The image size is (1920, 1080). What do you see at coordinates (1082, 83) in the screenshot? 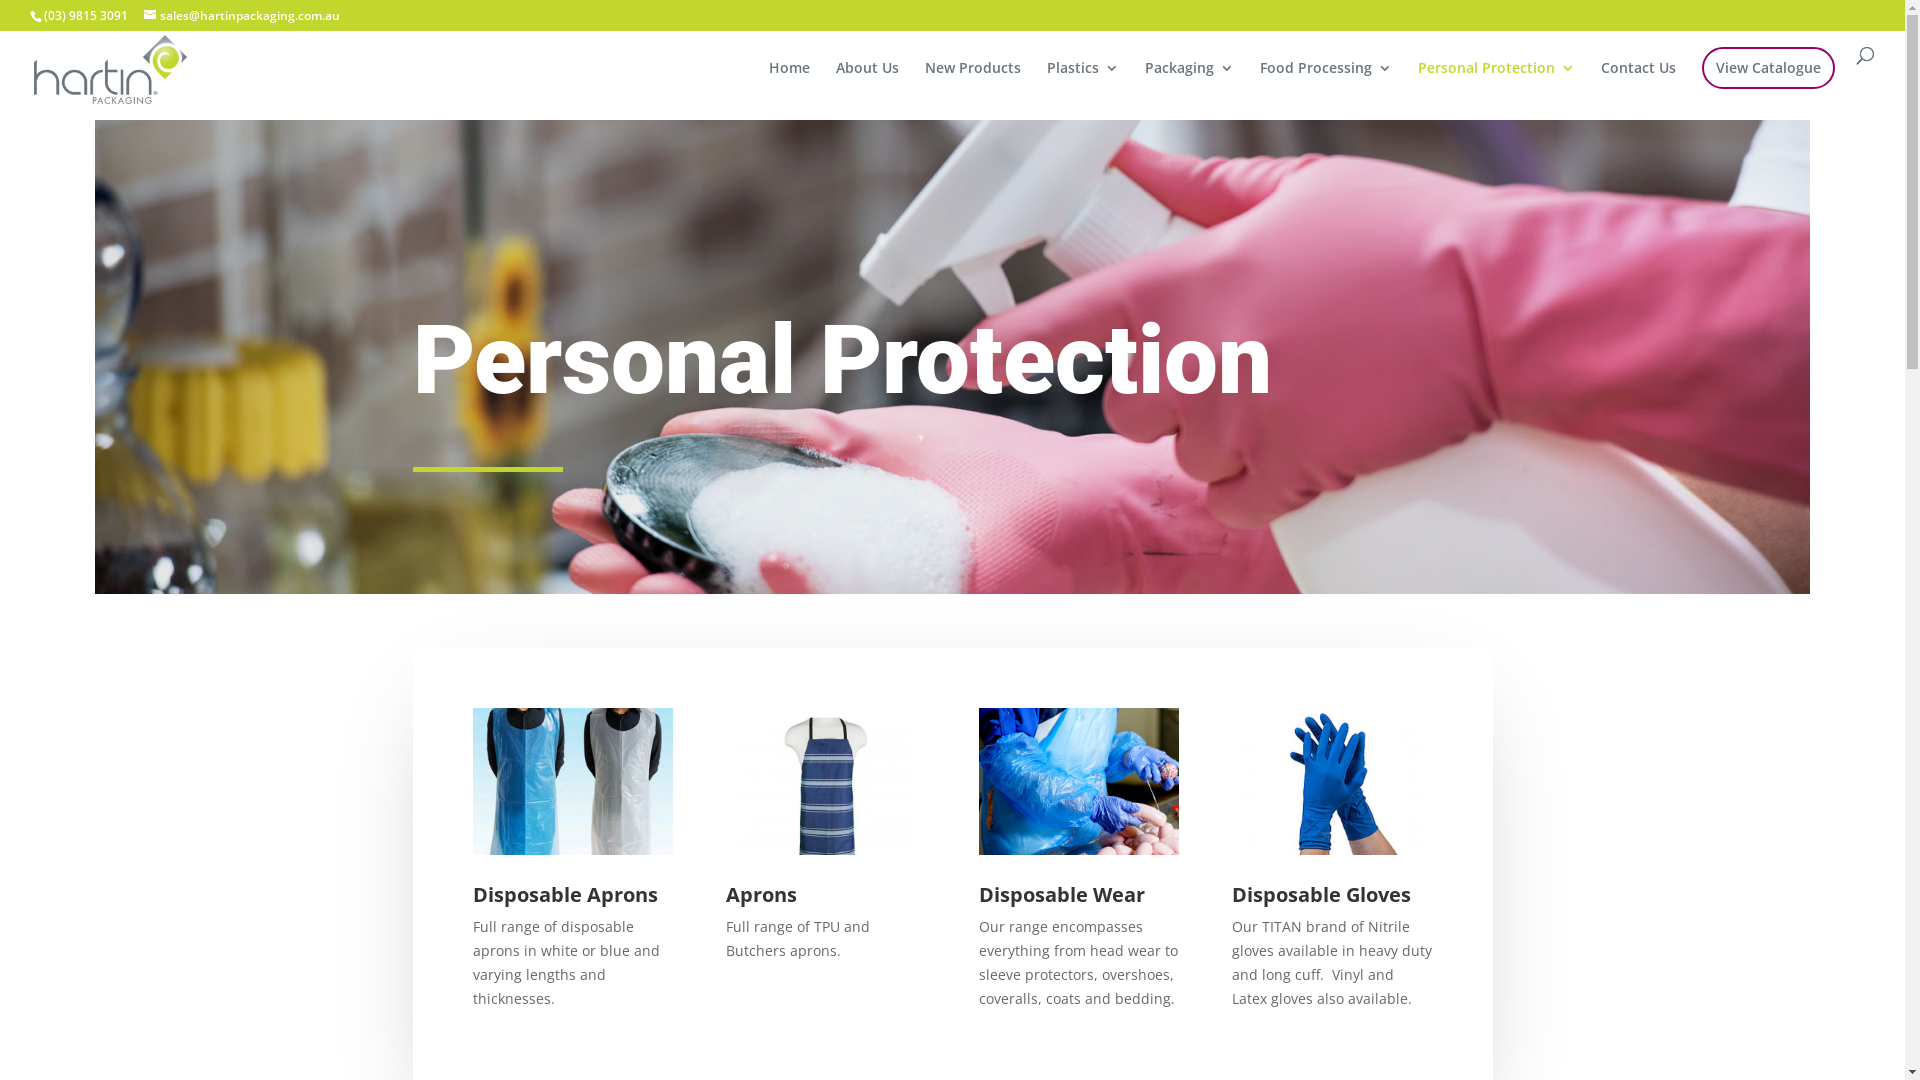
I see `'Plastics'` at bounding box center [1082, 83].